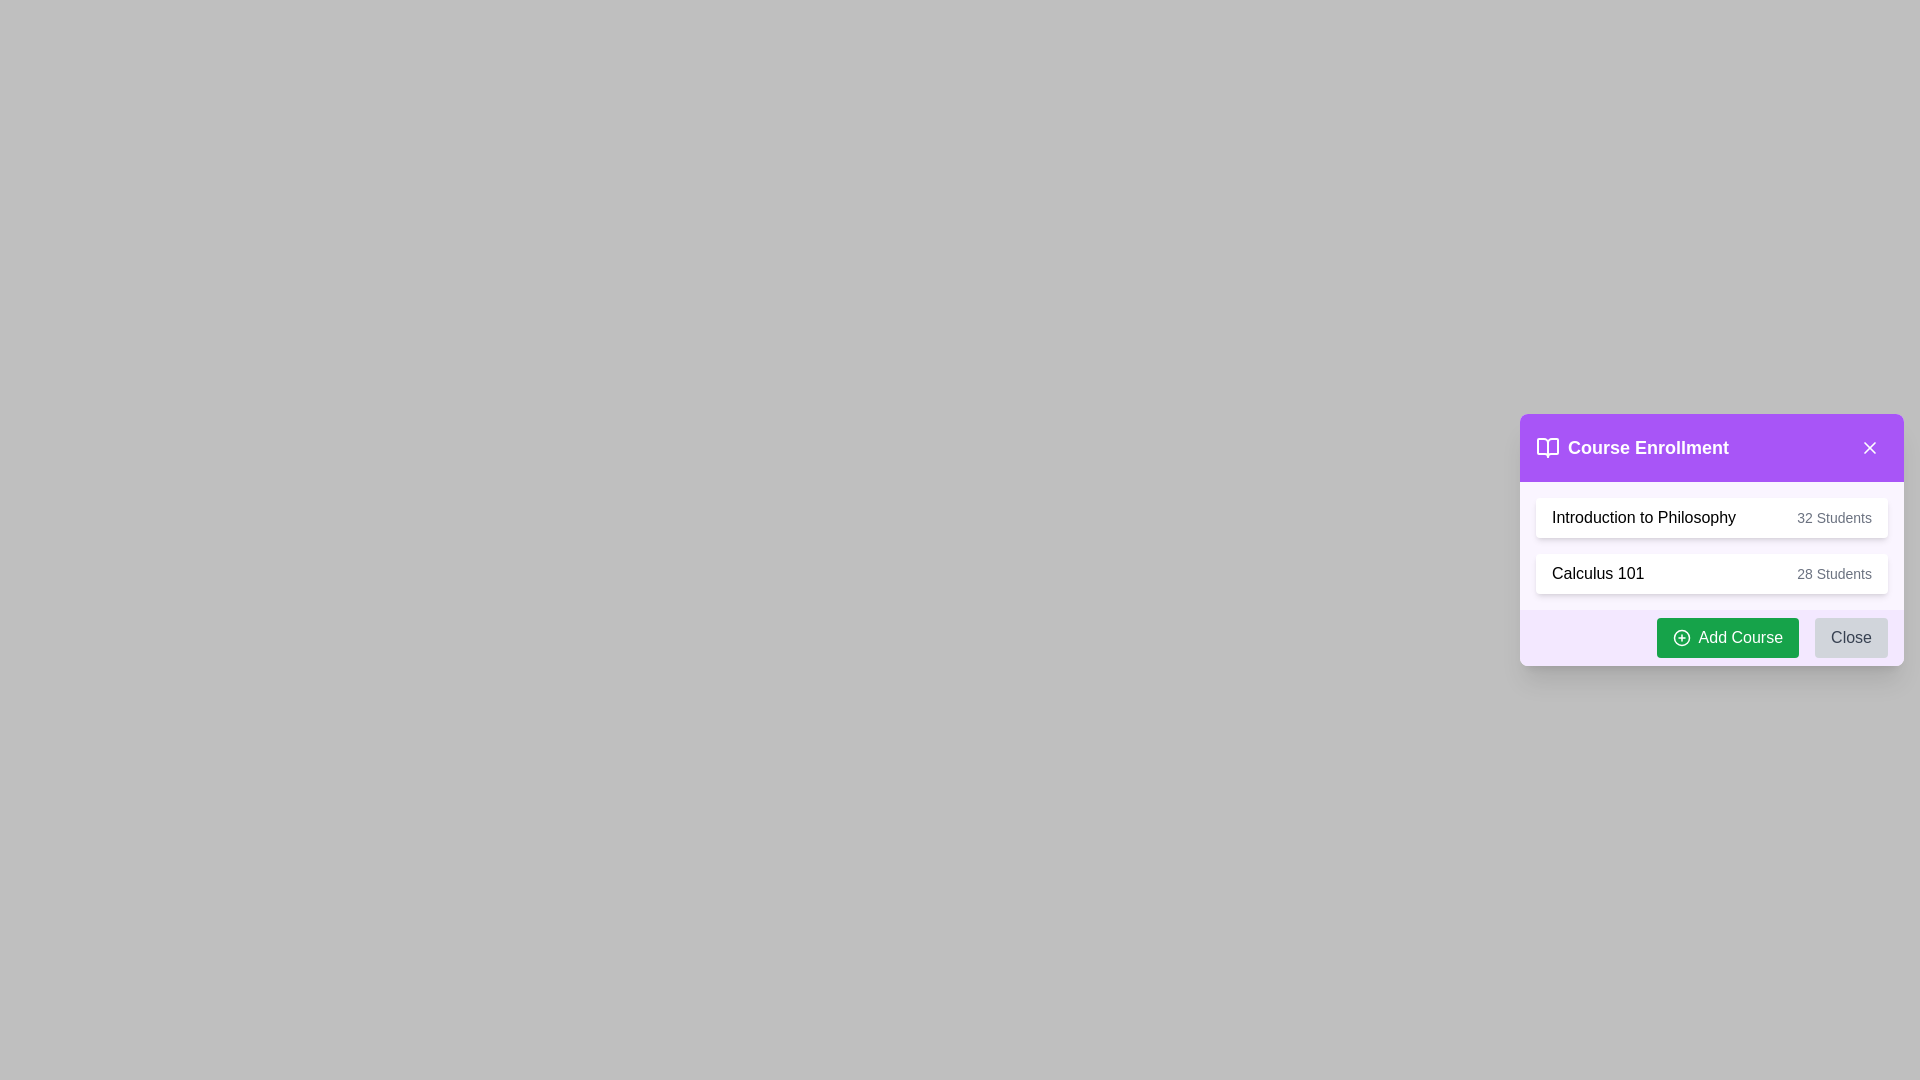  I want to click on the 'Calculus 101' course informative display element, which is the second item in a vertically stacked list within a purple modal window, so click(1711, 574).